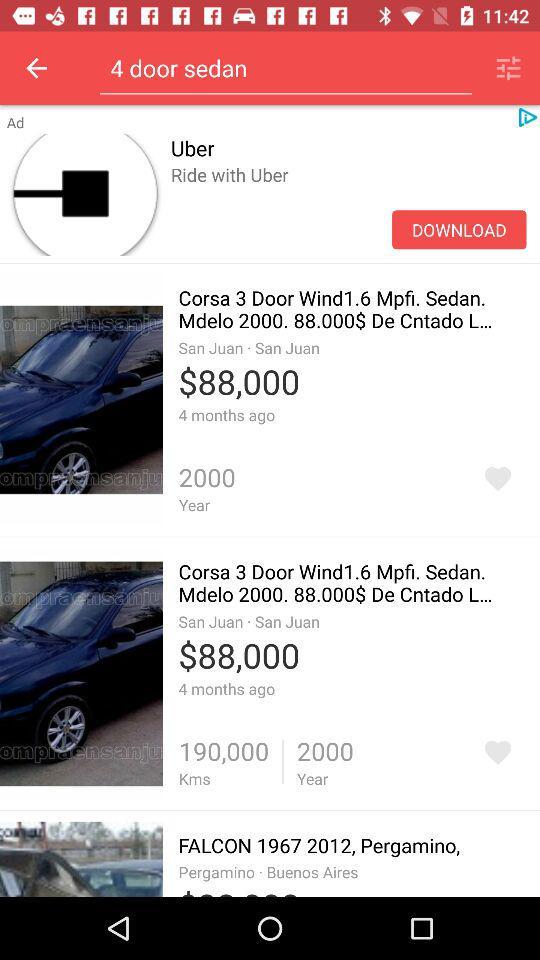  What do you see at coordinates (36, 68) in the screenshot?
I see `previous` at bounding box center [36, 68].